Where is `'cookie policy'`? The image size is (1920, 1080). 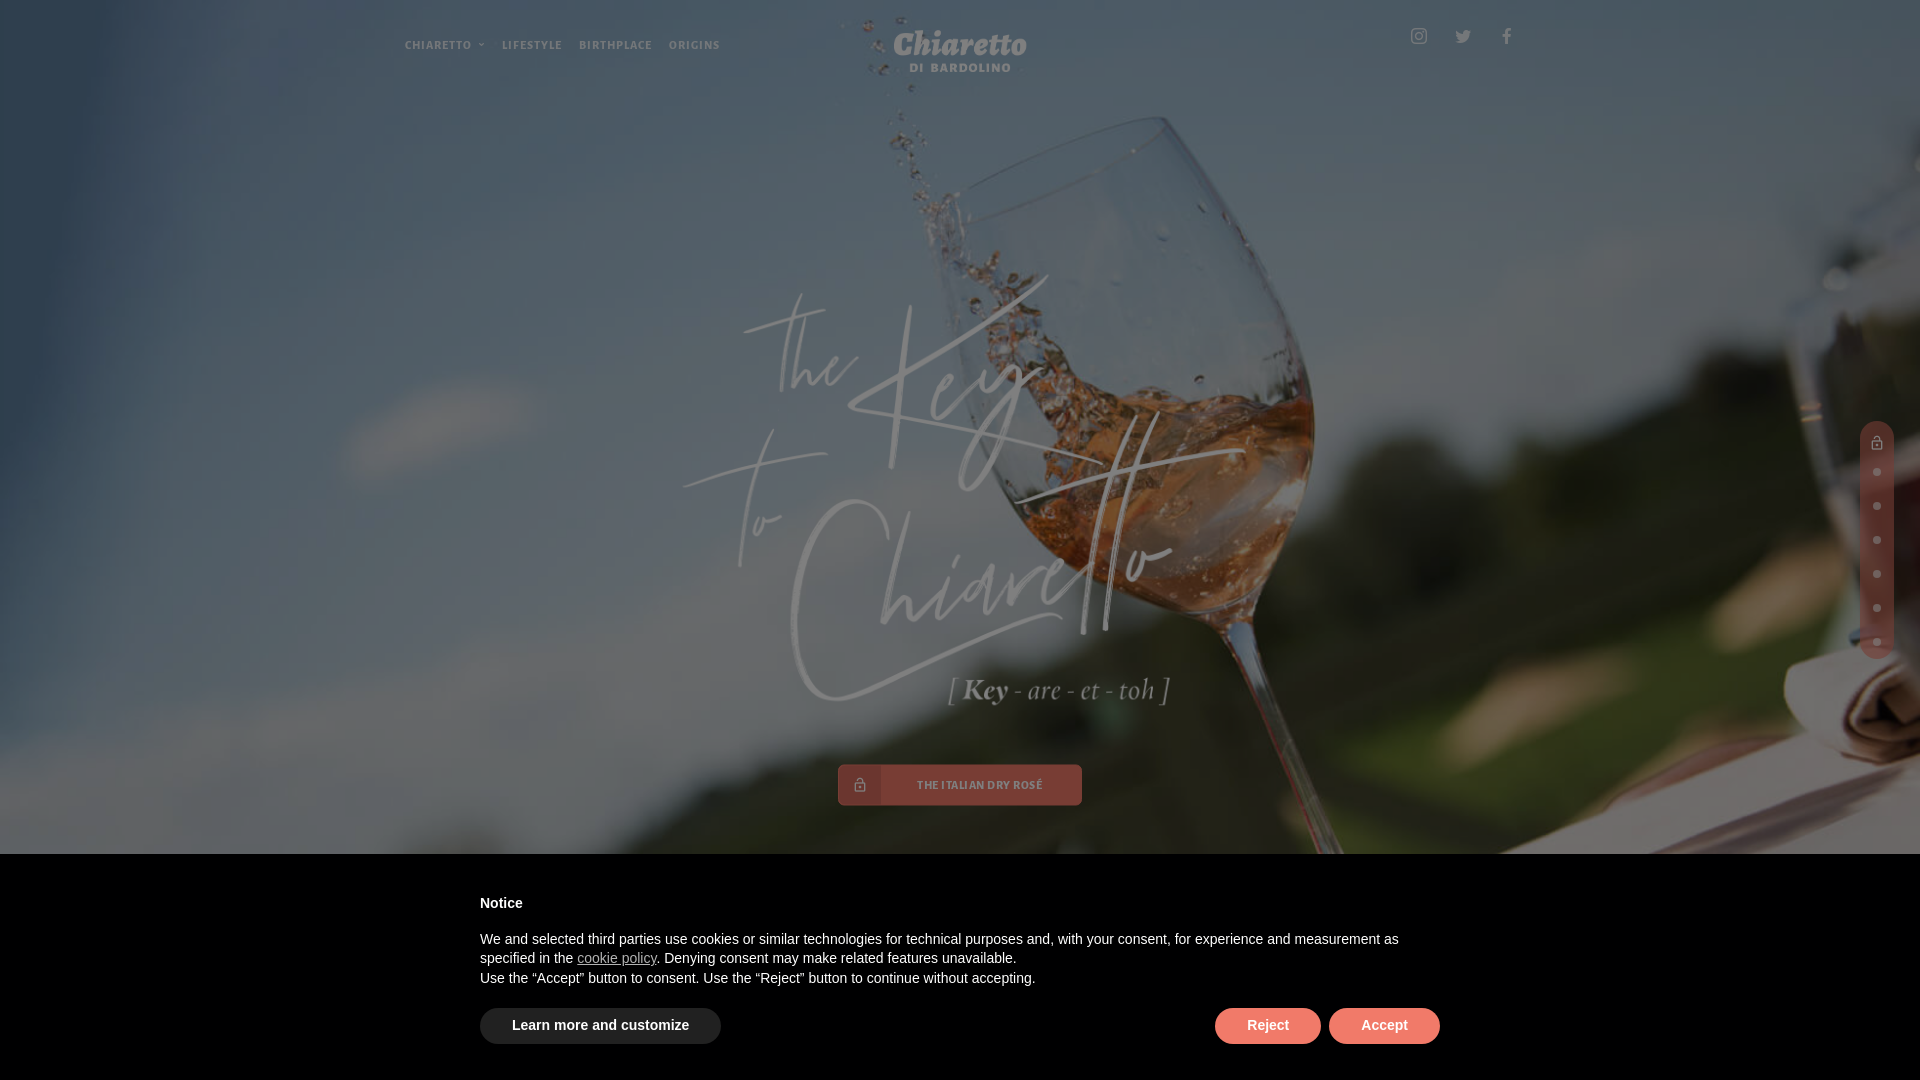 'cookie policy' is located at coordinates (615, 956).